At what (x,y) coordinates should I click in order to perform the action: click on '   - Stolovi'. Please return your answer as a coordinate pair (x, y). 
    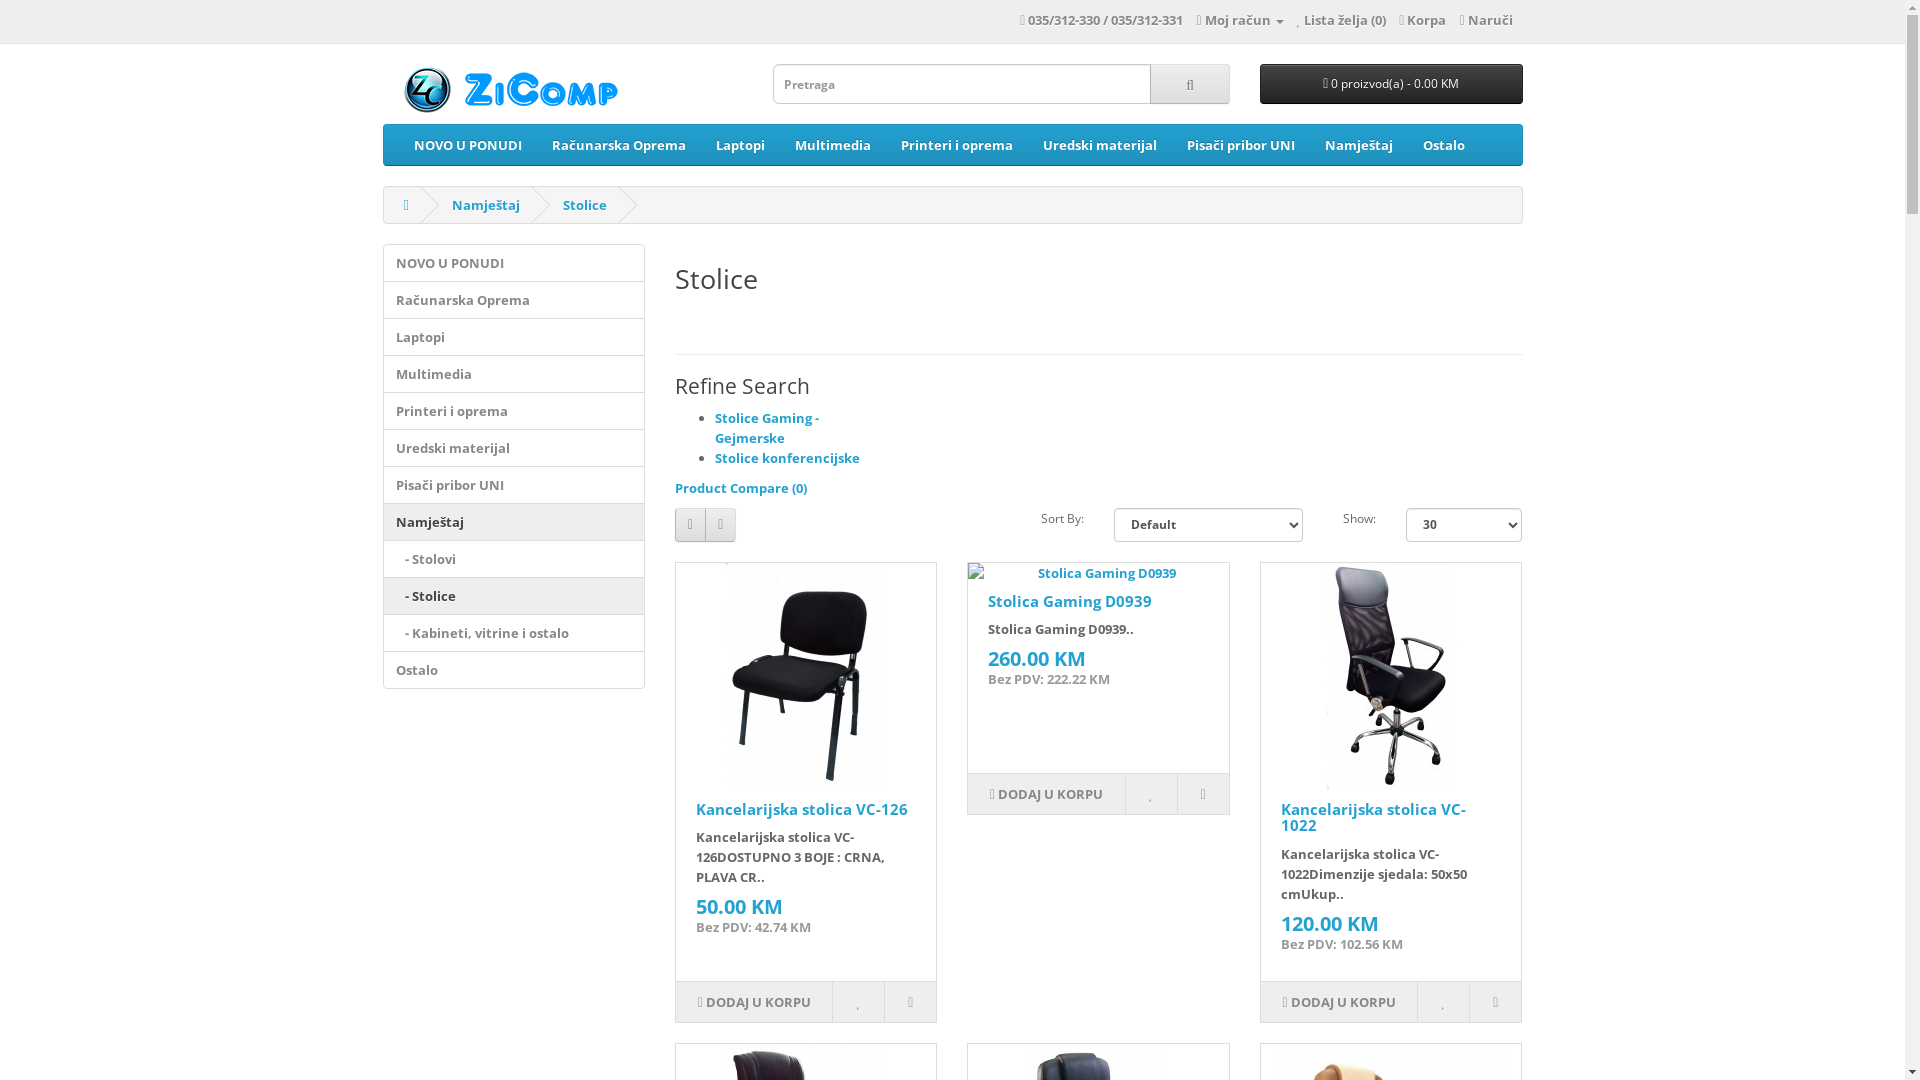
    Looking at the image, I should click on (513, 559).